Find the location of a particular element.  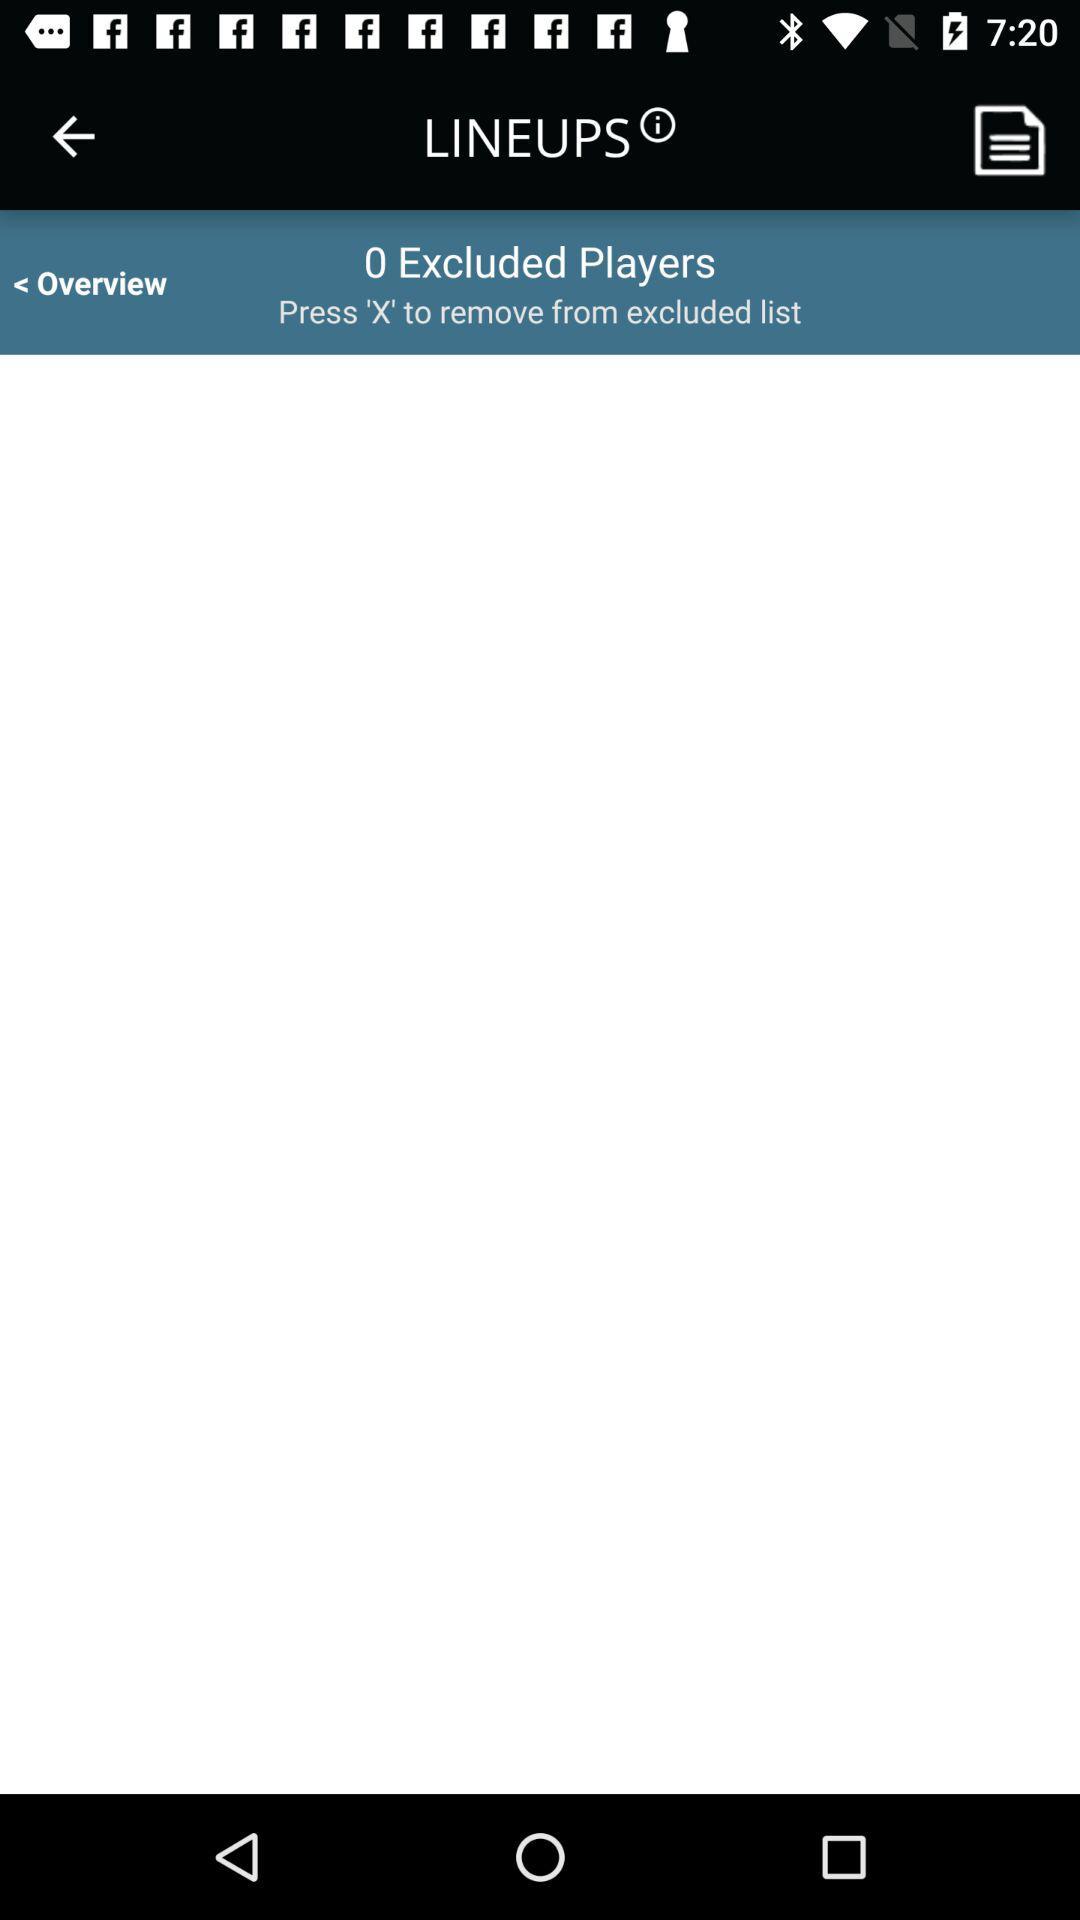

item next to the 0 excluded players icon is located at coordinates (108, 281).